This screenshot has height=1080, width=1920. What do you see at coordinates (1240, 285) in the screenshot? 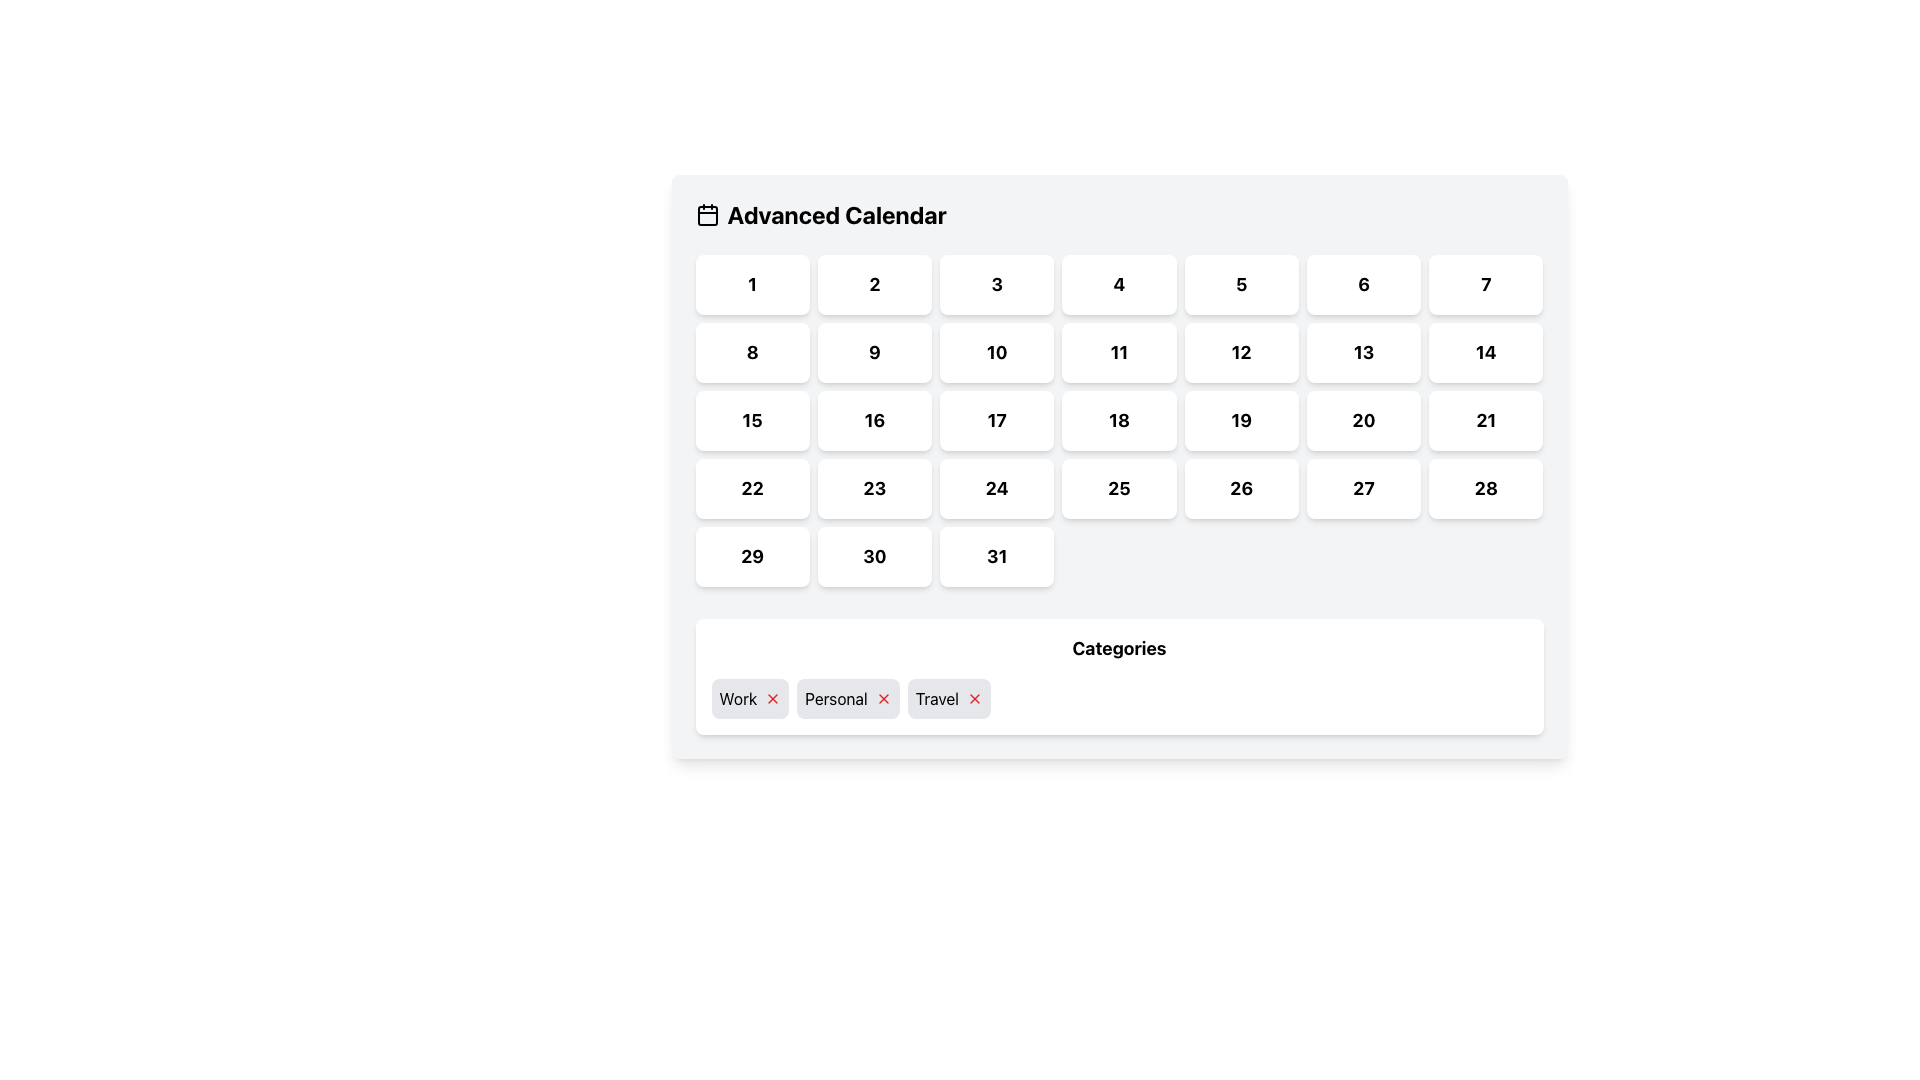
I see `the white rectangular button with a rounded border that contains the bold number '5'` at bounding box center [1240, 285].